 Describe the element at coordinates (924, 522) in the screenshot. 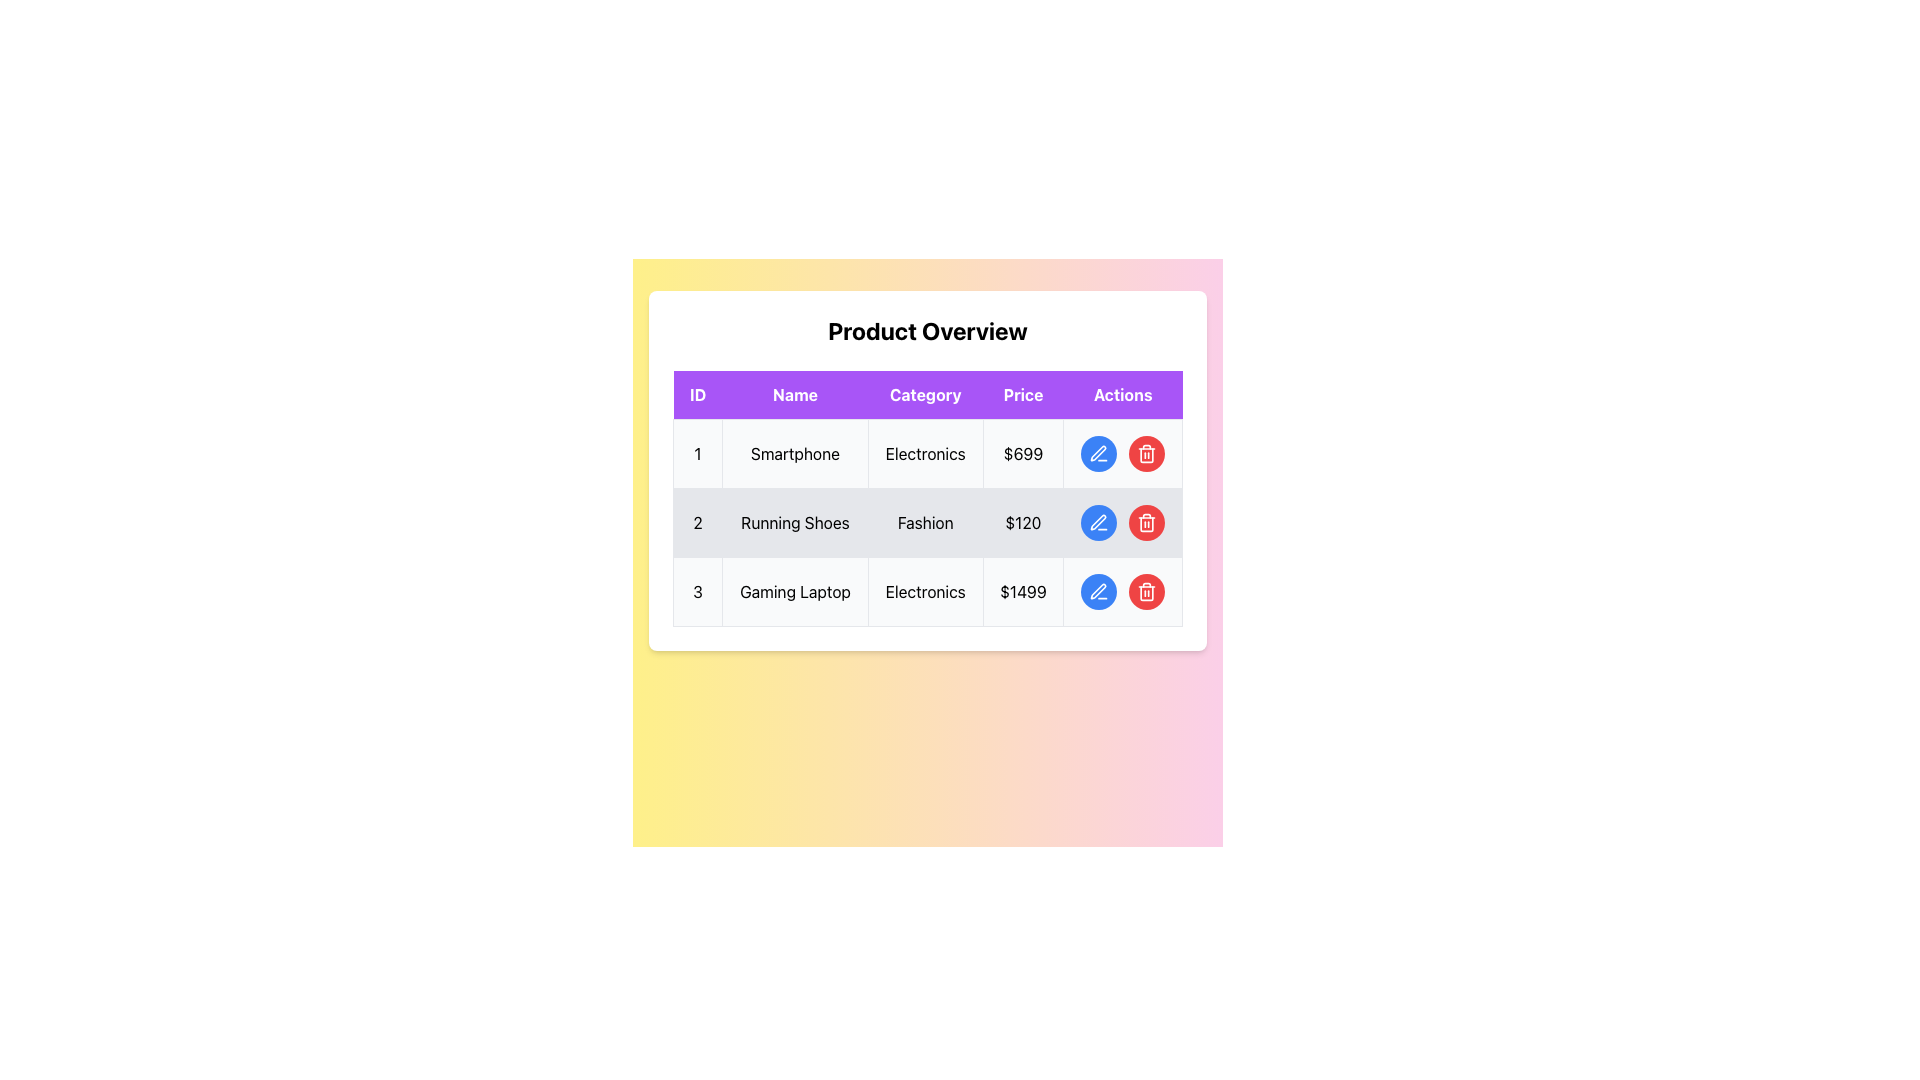

I see `the Text Cell containing the text 'Fashion', which is the third cell in the second row of the table under the 'Category' column` at that location.